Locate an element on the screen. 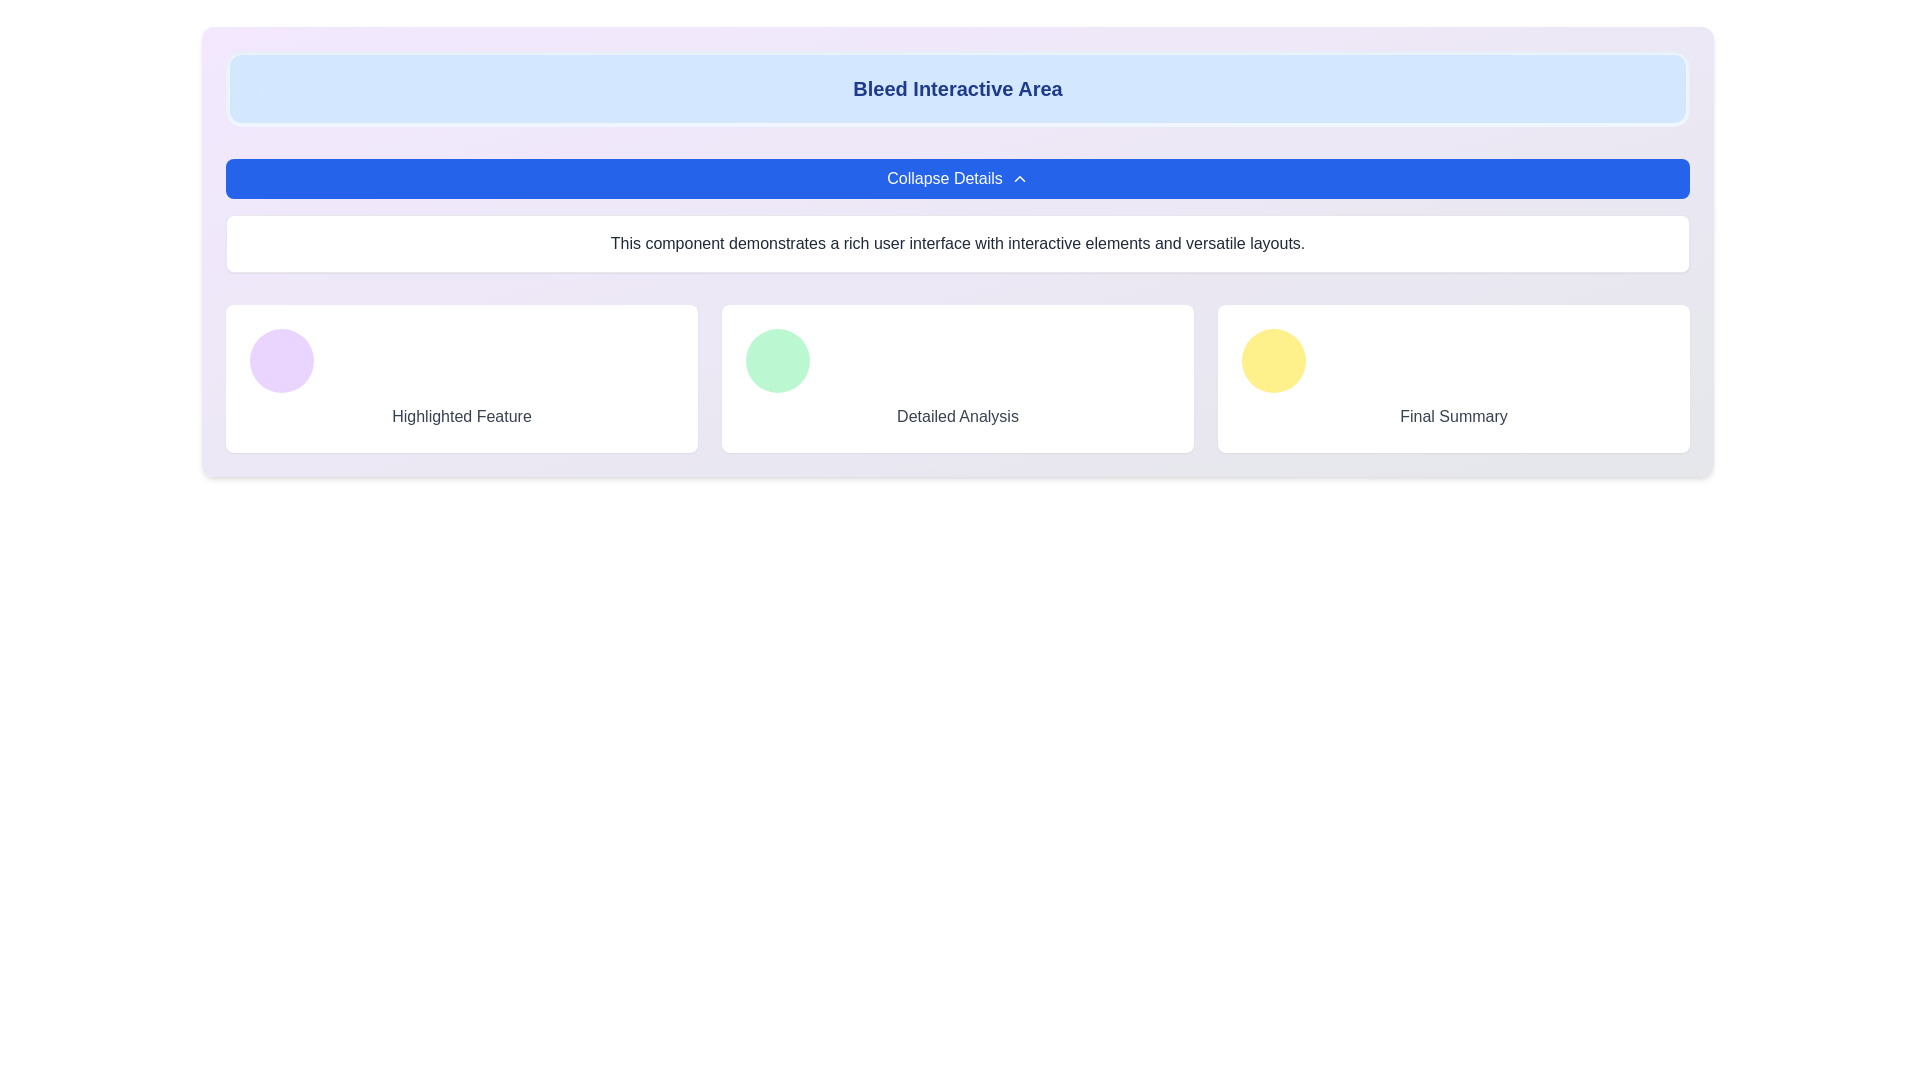  the toggle button located below the 'Bleed Interactive Area' header to observe its hover effect is located at coordinates (957, 177).